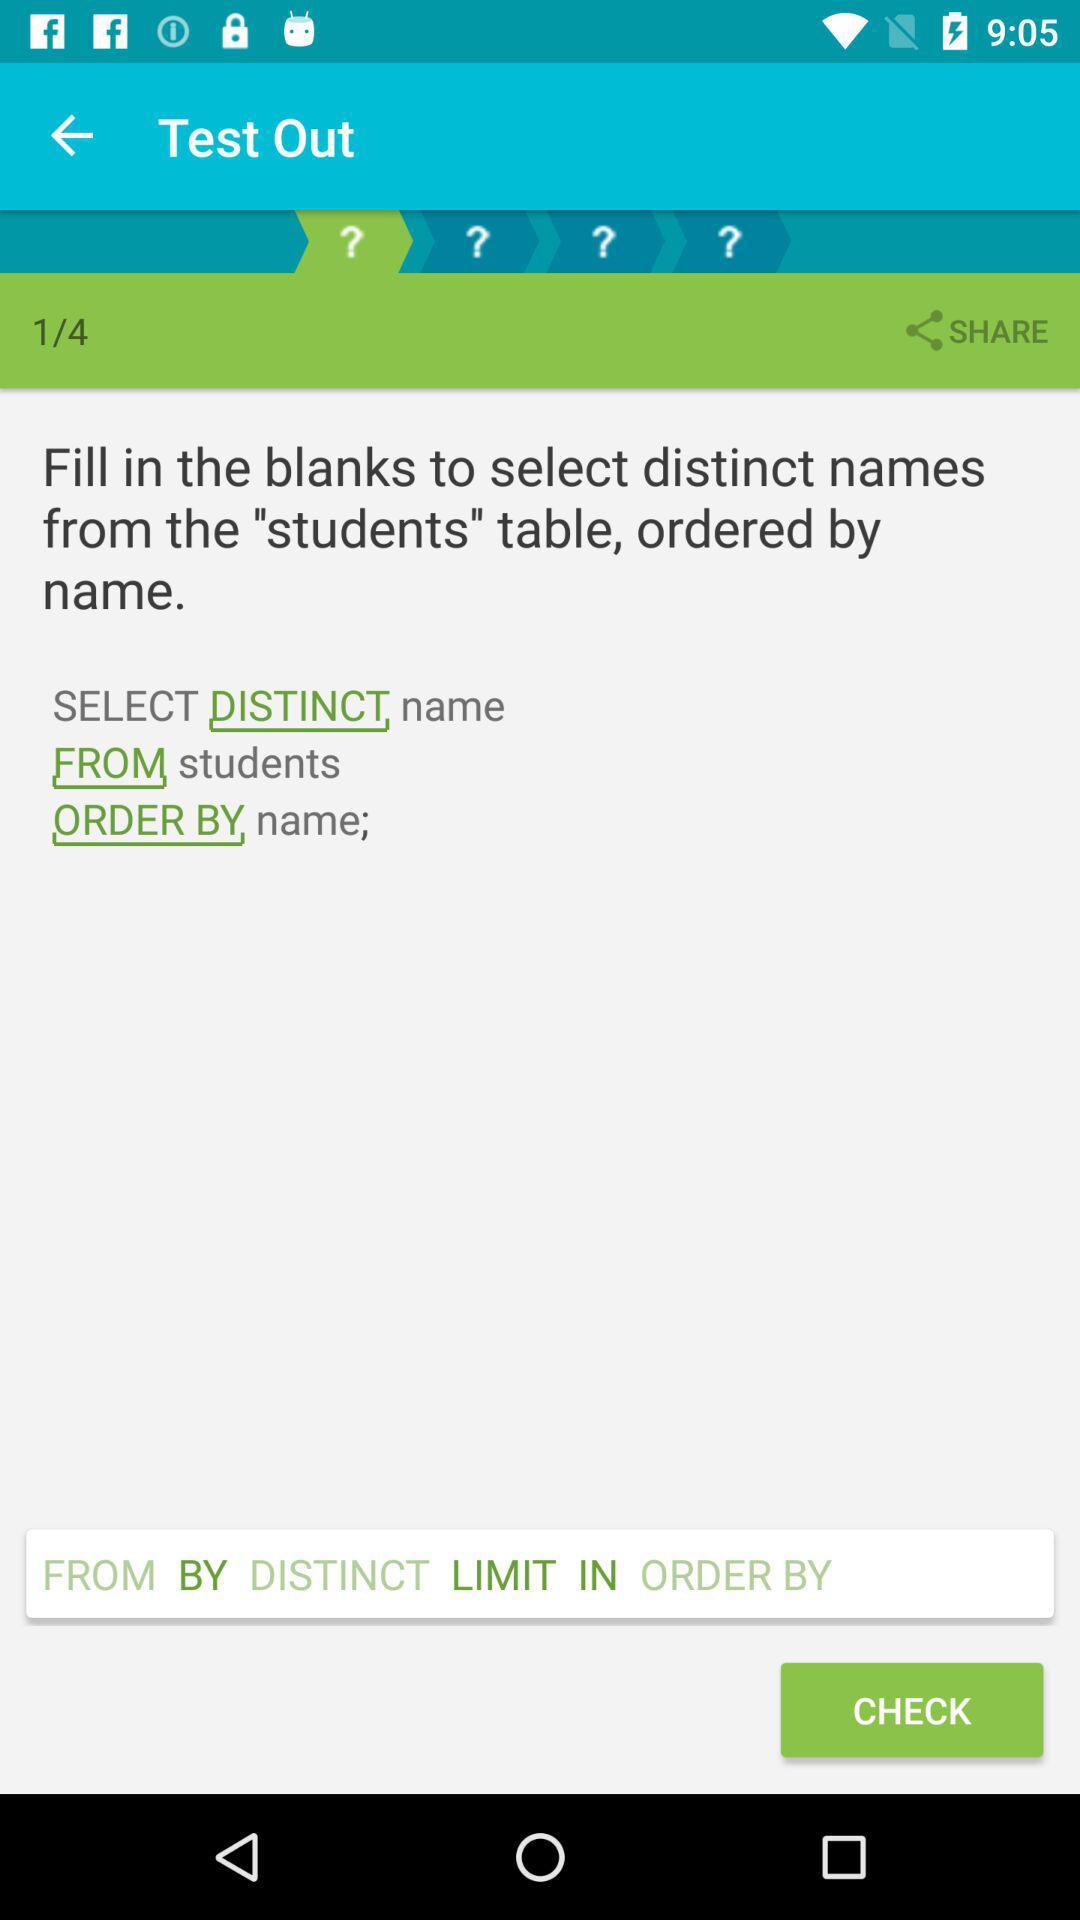 The image size is (1080, 1920). I want to click on the help icon, so click(729, 240).